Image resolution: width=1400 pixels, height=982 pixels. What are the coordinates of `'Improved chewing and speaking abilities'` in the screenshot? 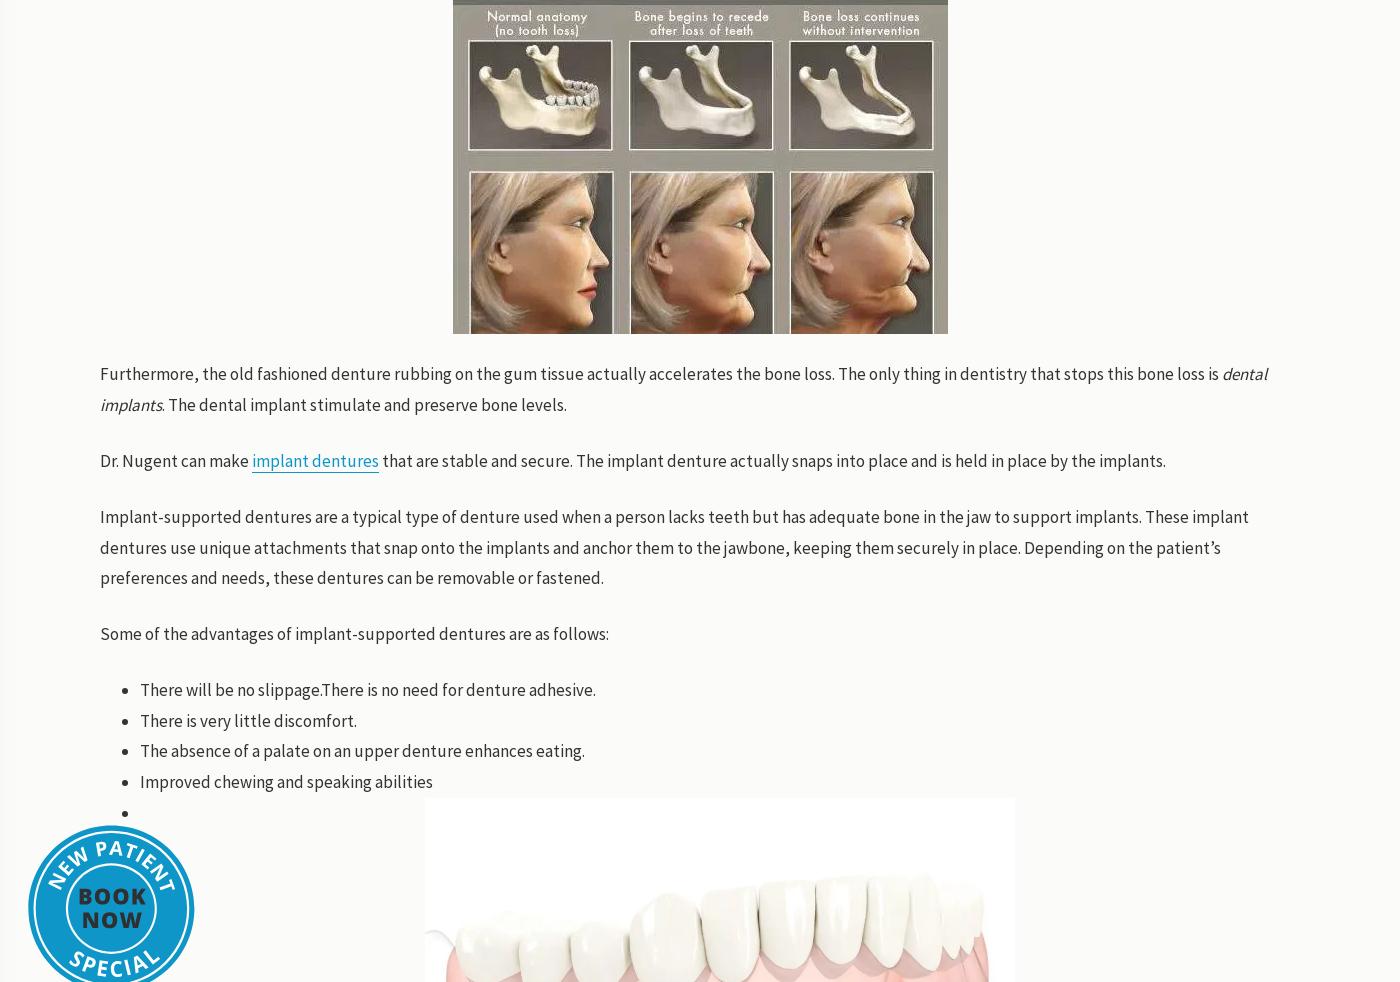 It's located at (286, 781).